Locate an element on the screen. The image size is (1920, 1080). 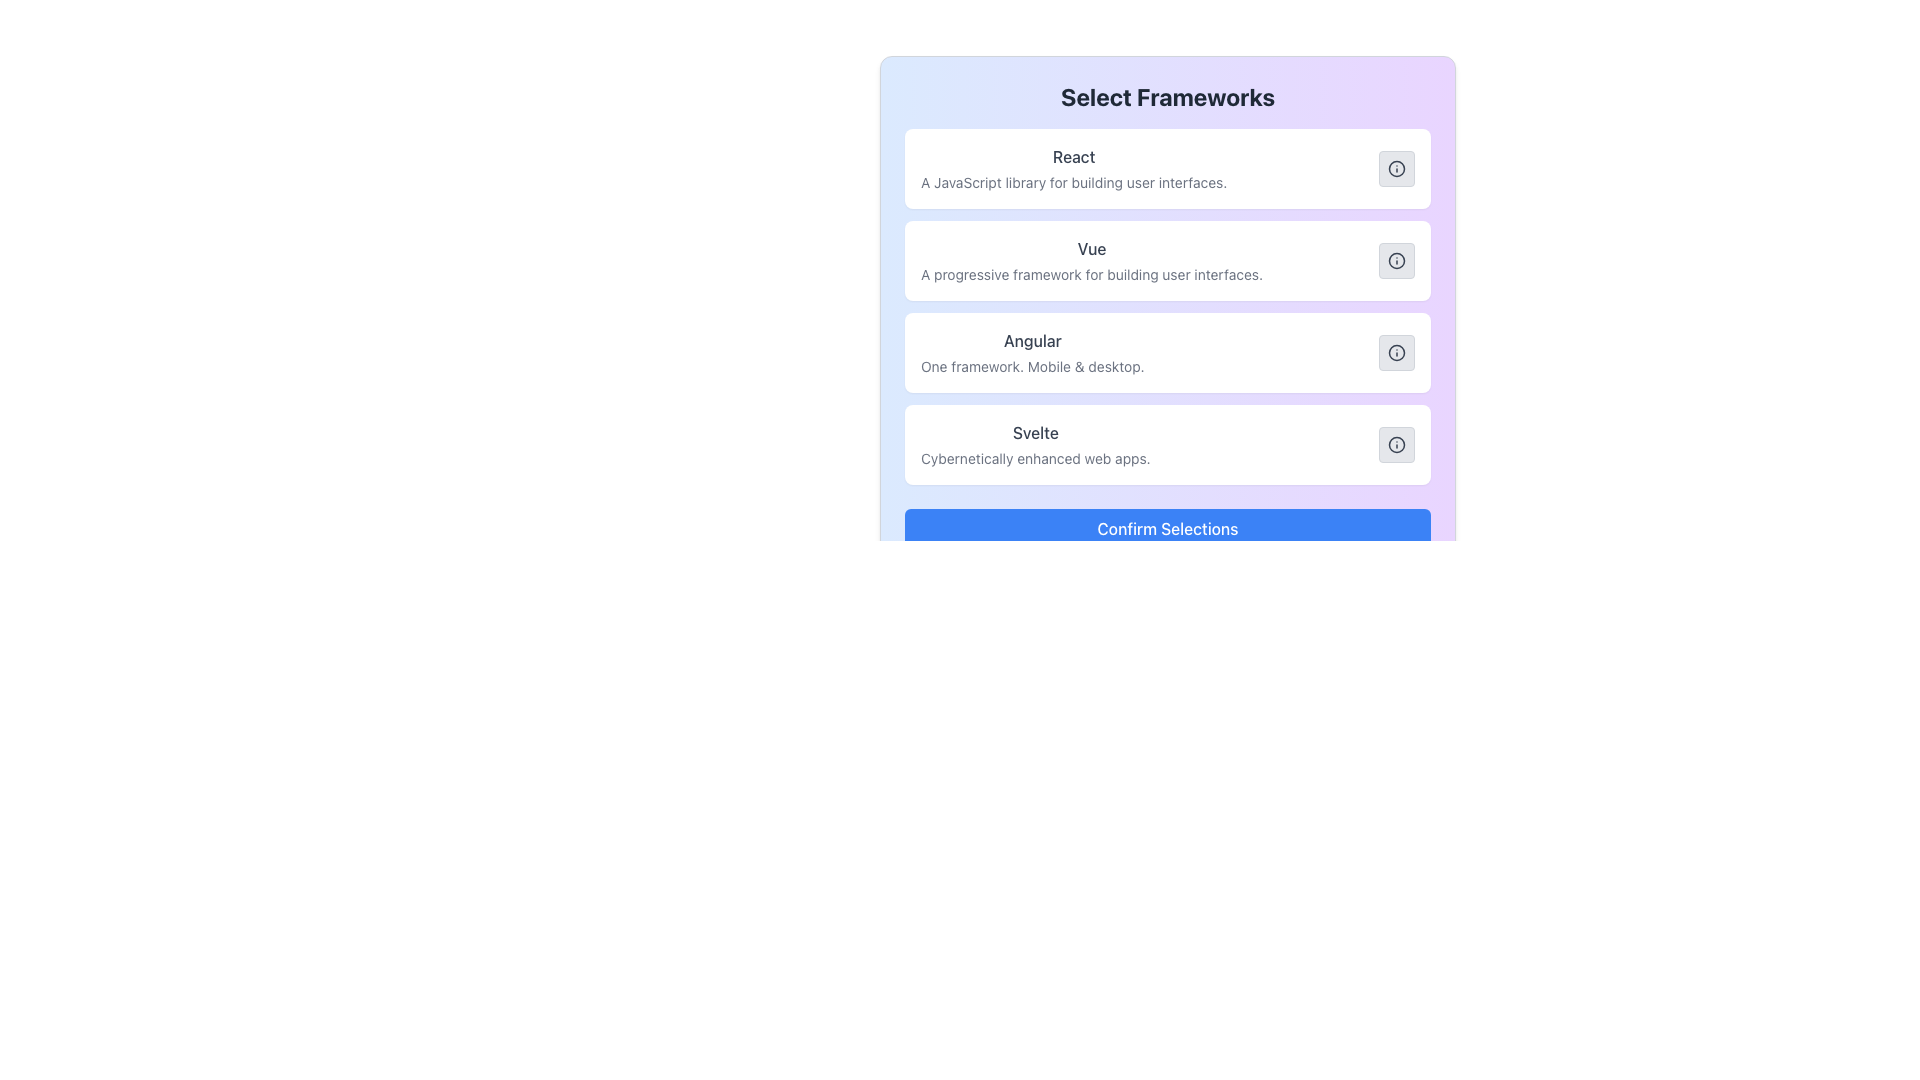
the circular icon button with a stylized 'i' inside, located at the far-right end of the row for the 'Angular' framework in the 'Select Frameworks' interface is located at coordinates (1395, 352).